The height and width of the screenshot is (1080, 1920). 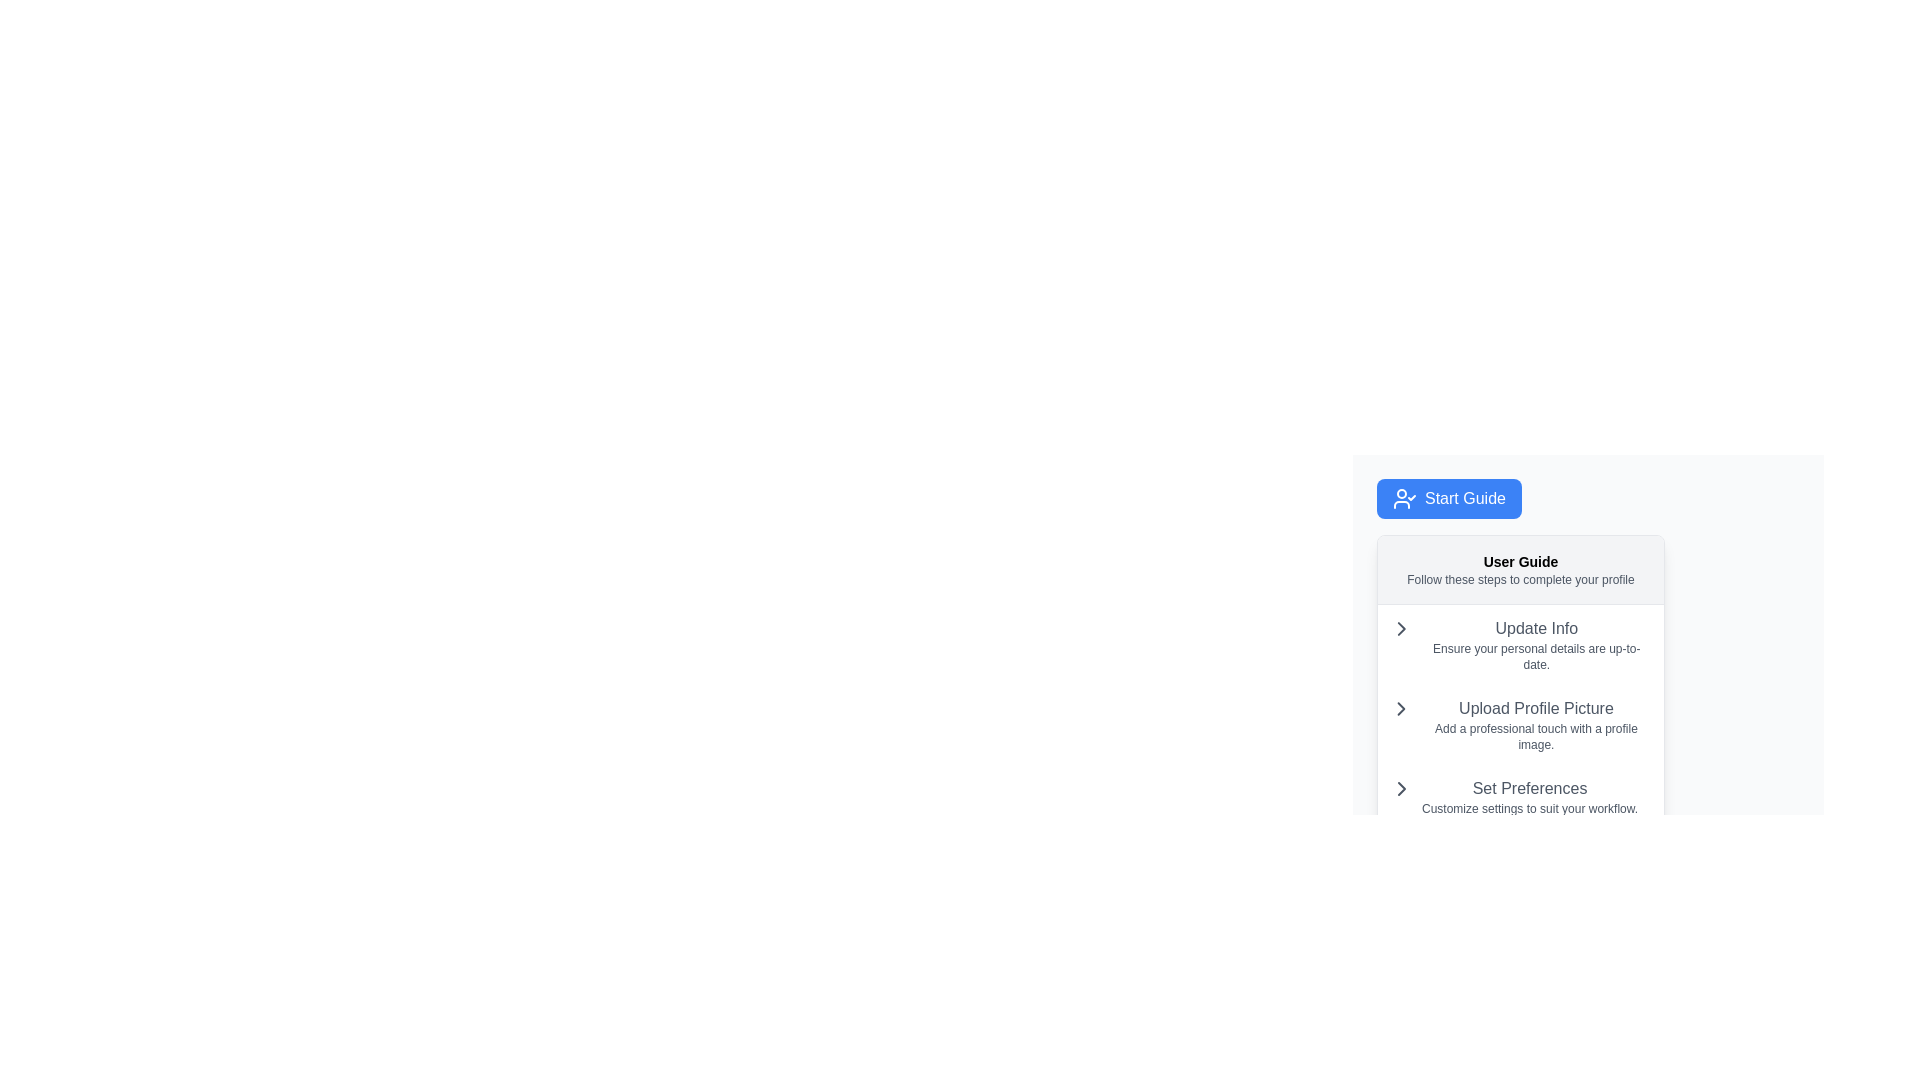 I want to click on the user-icon styled graphic, which consists of a circular head and a checkmark symbol, located to the left of the 'Start Guide' button, so click(x=1404, y=497).